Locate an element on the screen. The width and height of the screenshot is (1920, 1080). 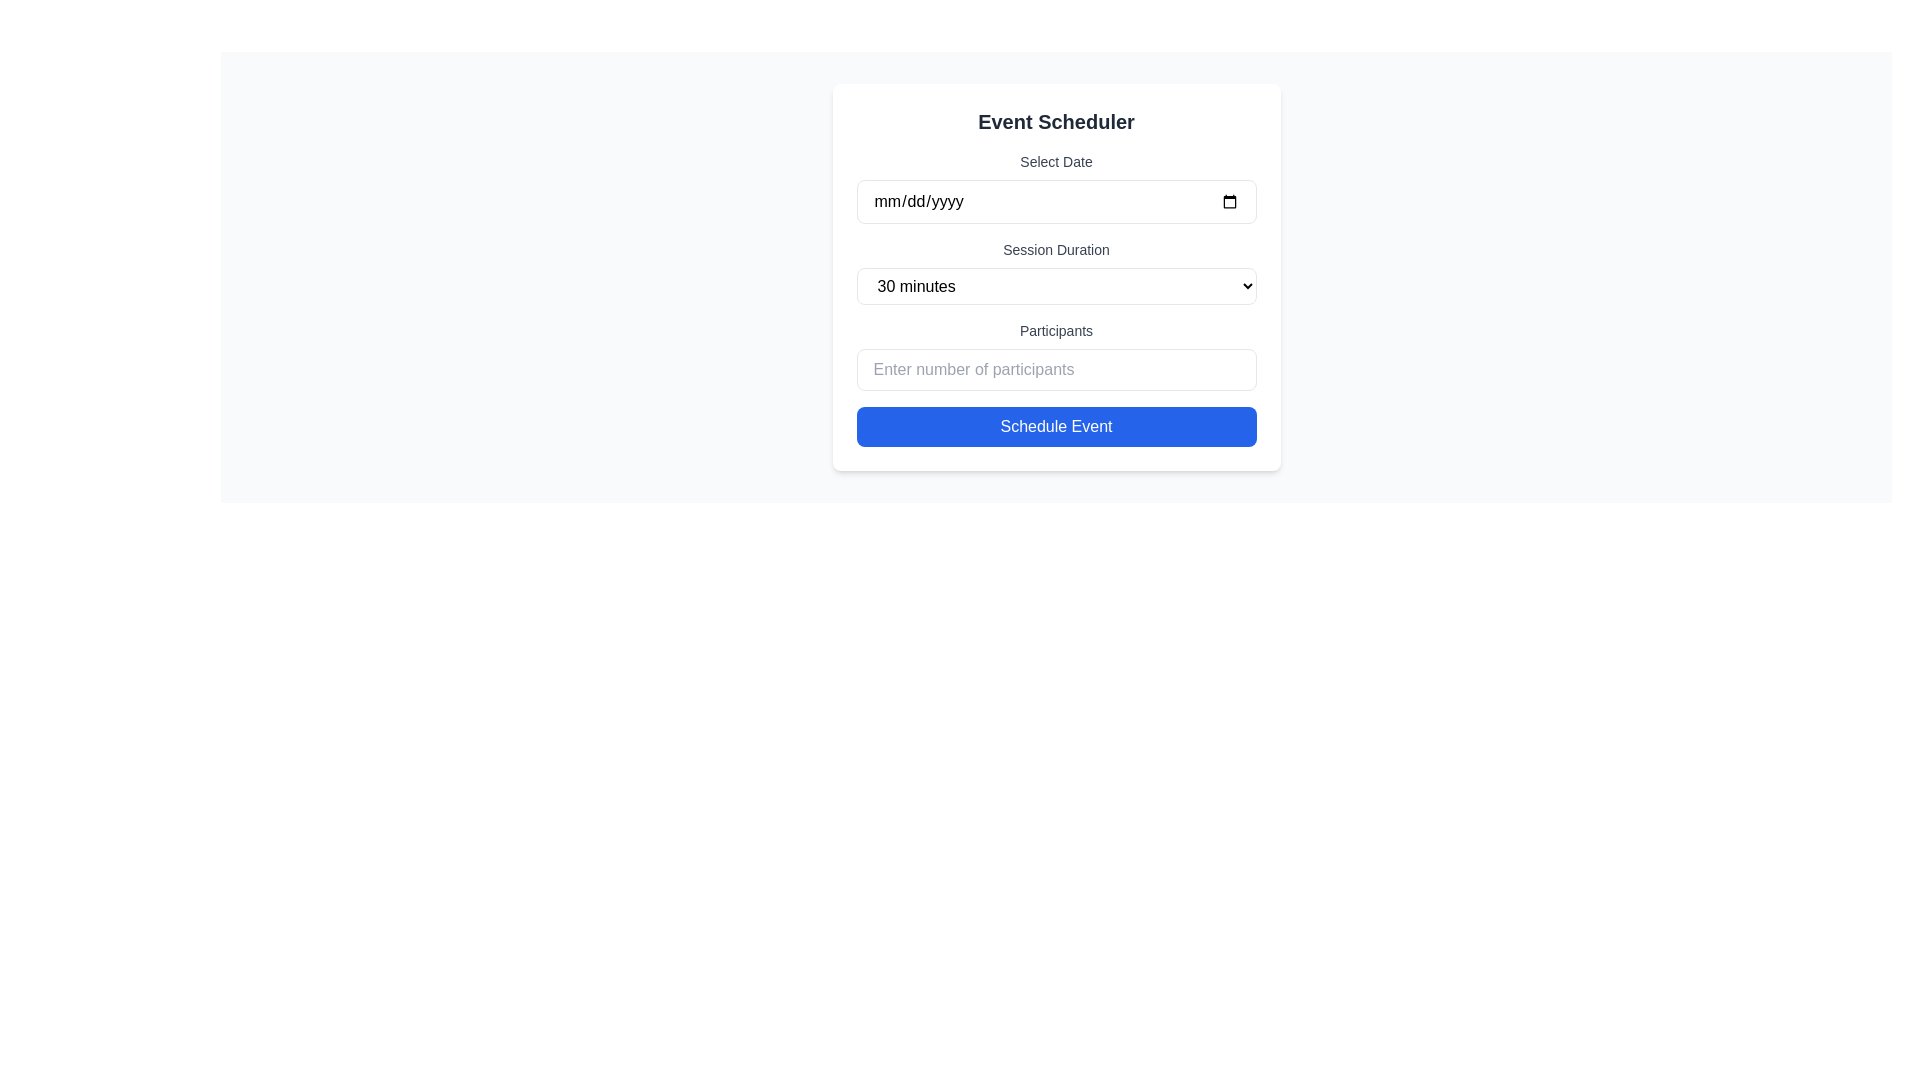
an option from the dropdown menu that displays '30 minutes' as the default text, located below the 'Session Duration' label and above the 'Participants' text input field is located at coordinates (1055, 286).